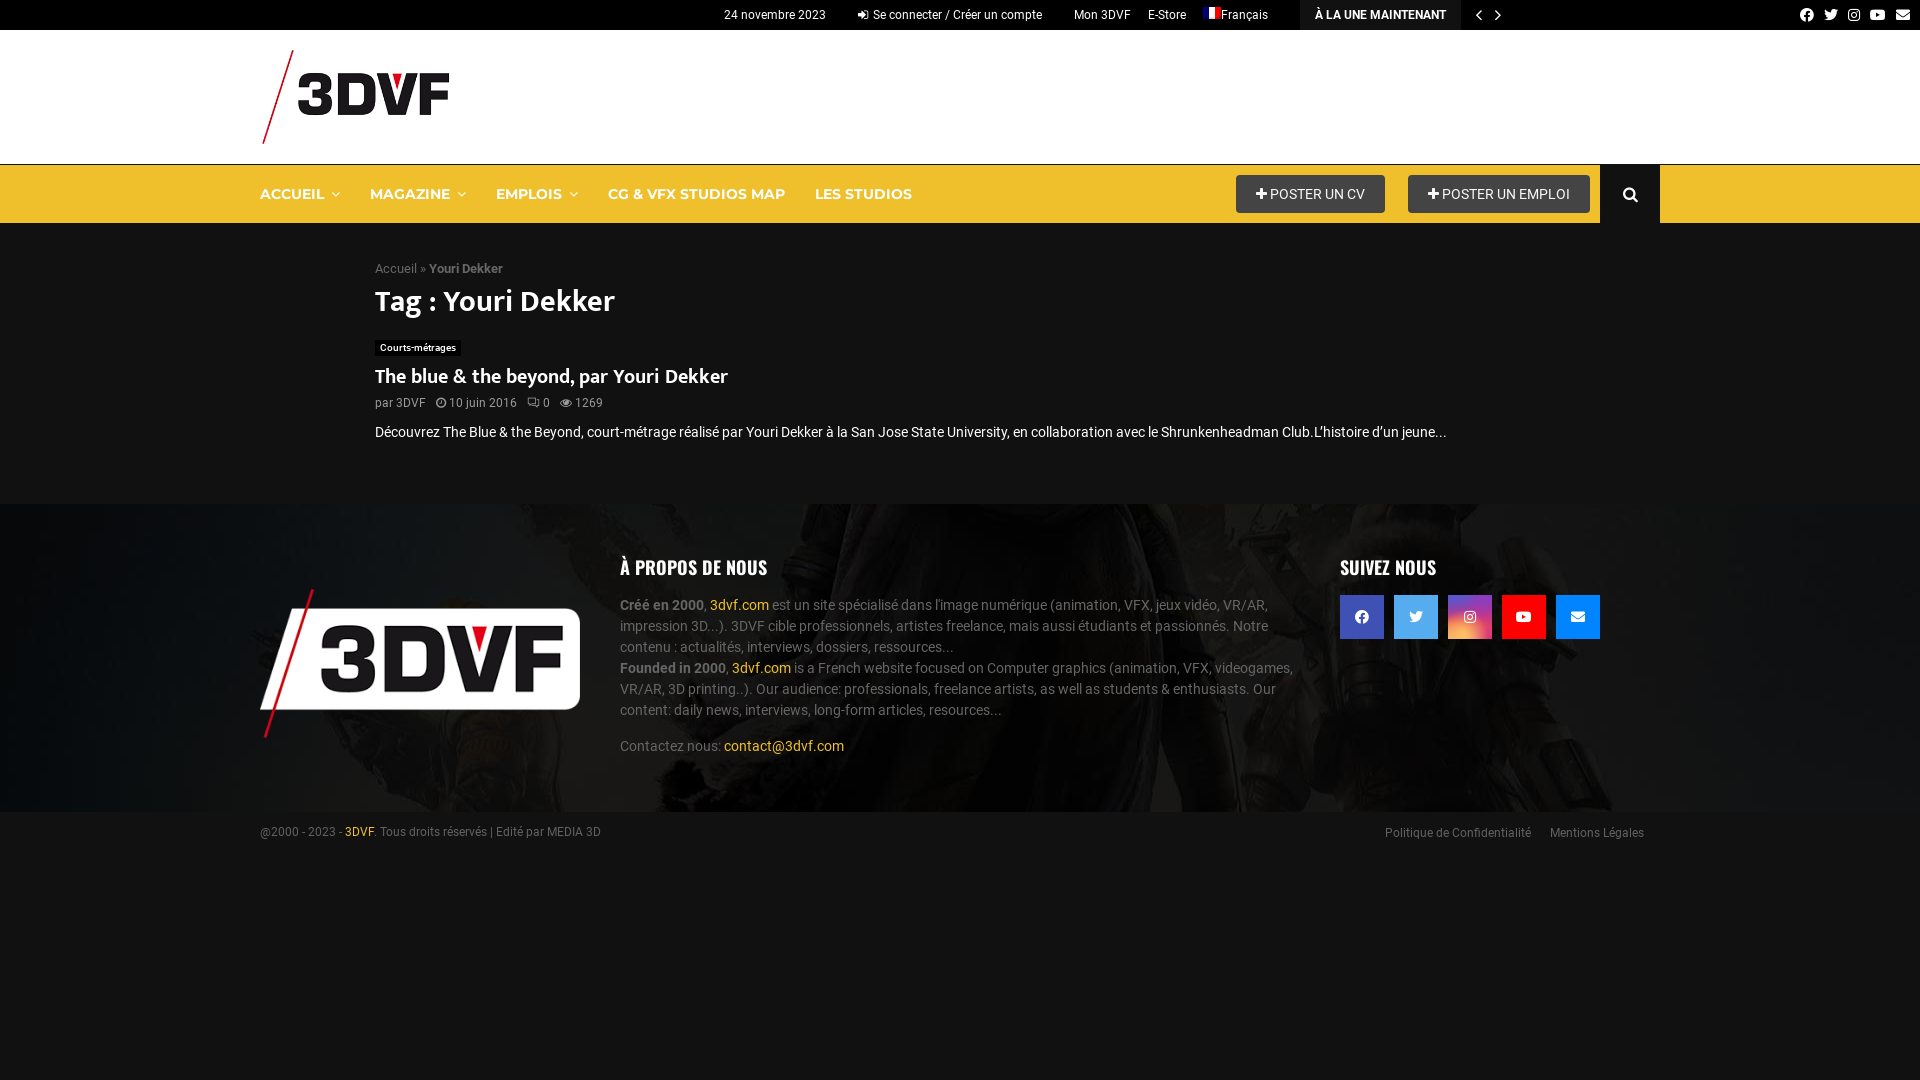 The width and height of the screenshot is (1920, 1080). What do you see at coordinates (1166, 15) in the screenshot?
I see `'E-Store'` at bounding box center [1166, 15].